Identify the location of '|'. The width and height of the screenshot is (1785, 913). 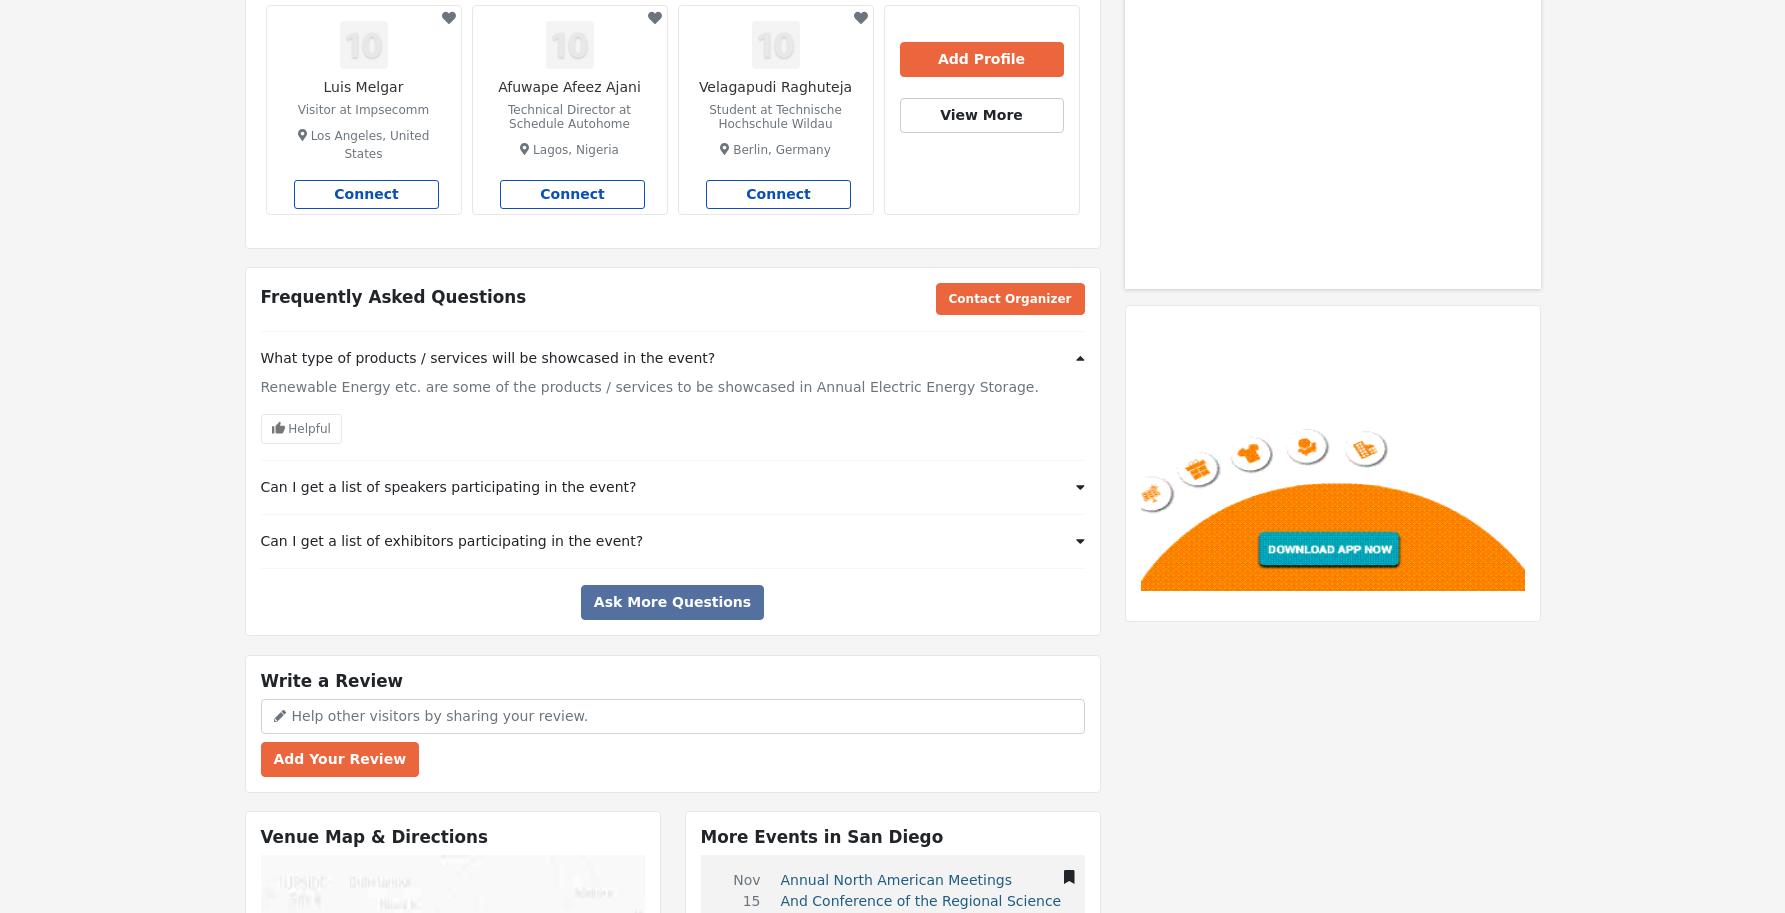
(1427, 18).